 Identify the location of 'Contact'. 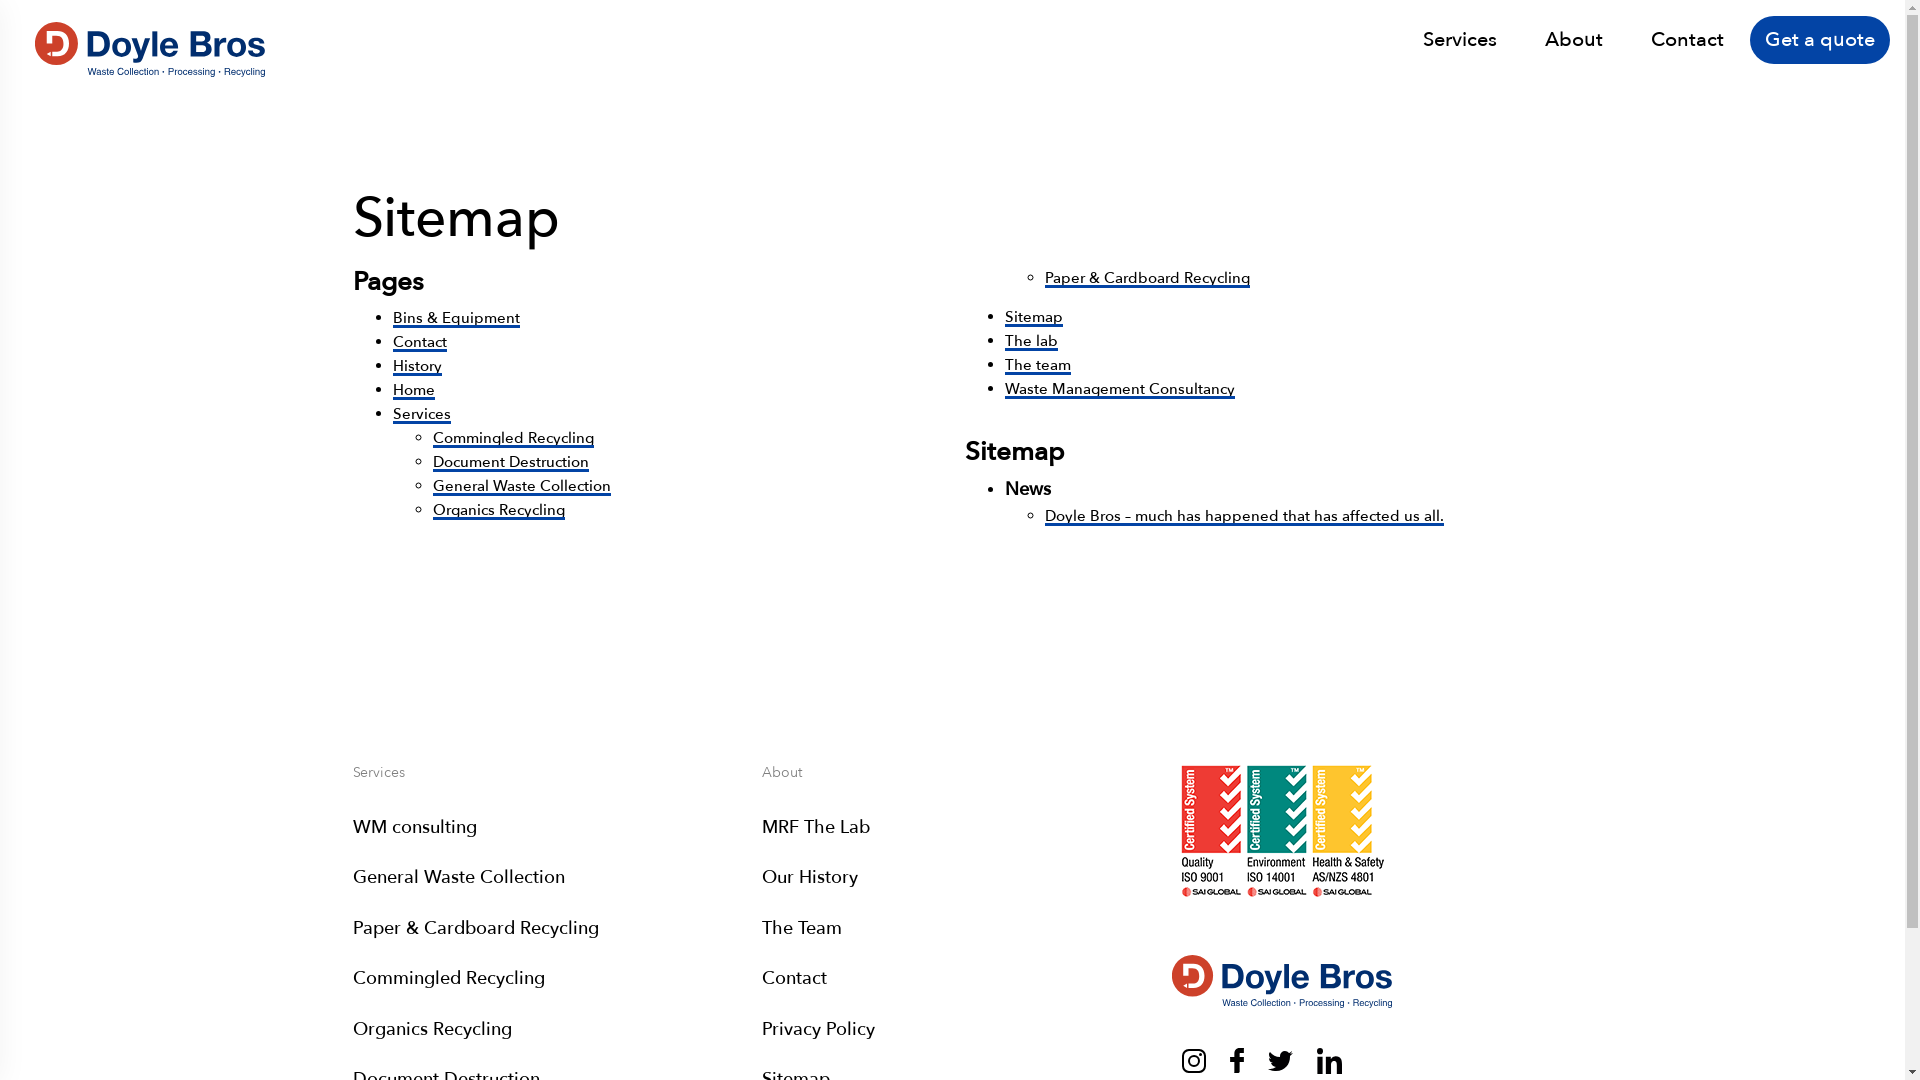
(1686, 39).